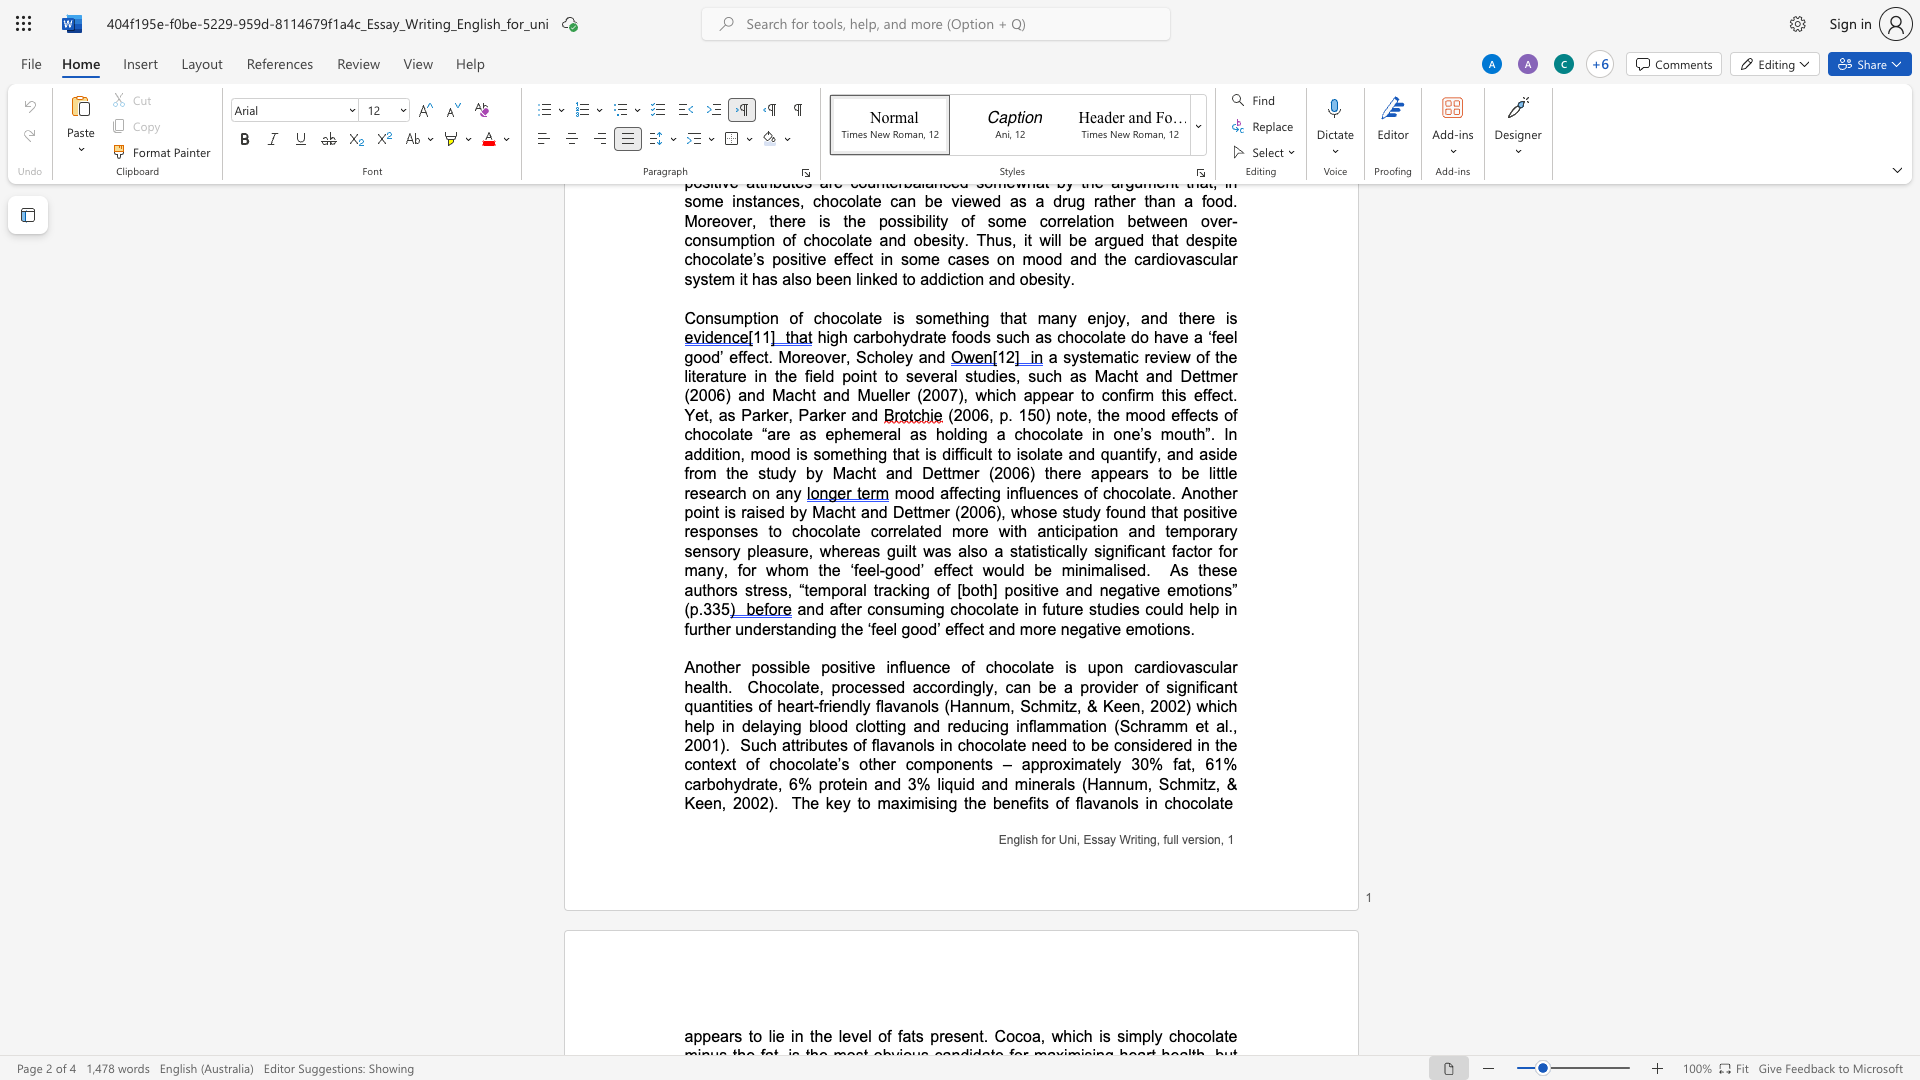 This screenshot has height=1080, width=1920. What do you see at coordinates (883, 627) in the screenshot?
I see `the space between the continuous character "e" and "e" in the text` at bounding box center [883, 627].